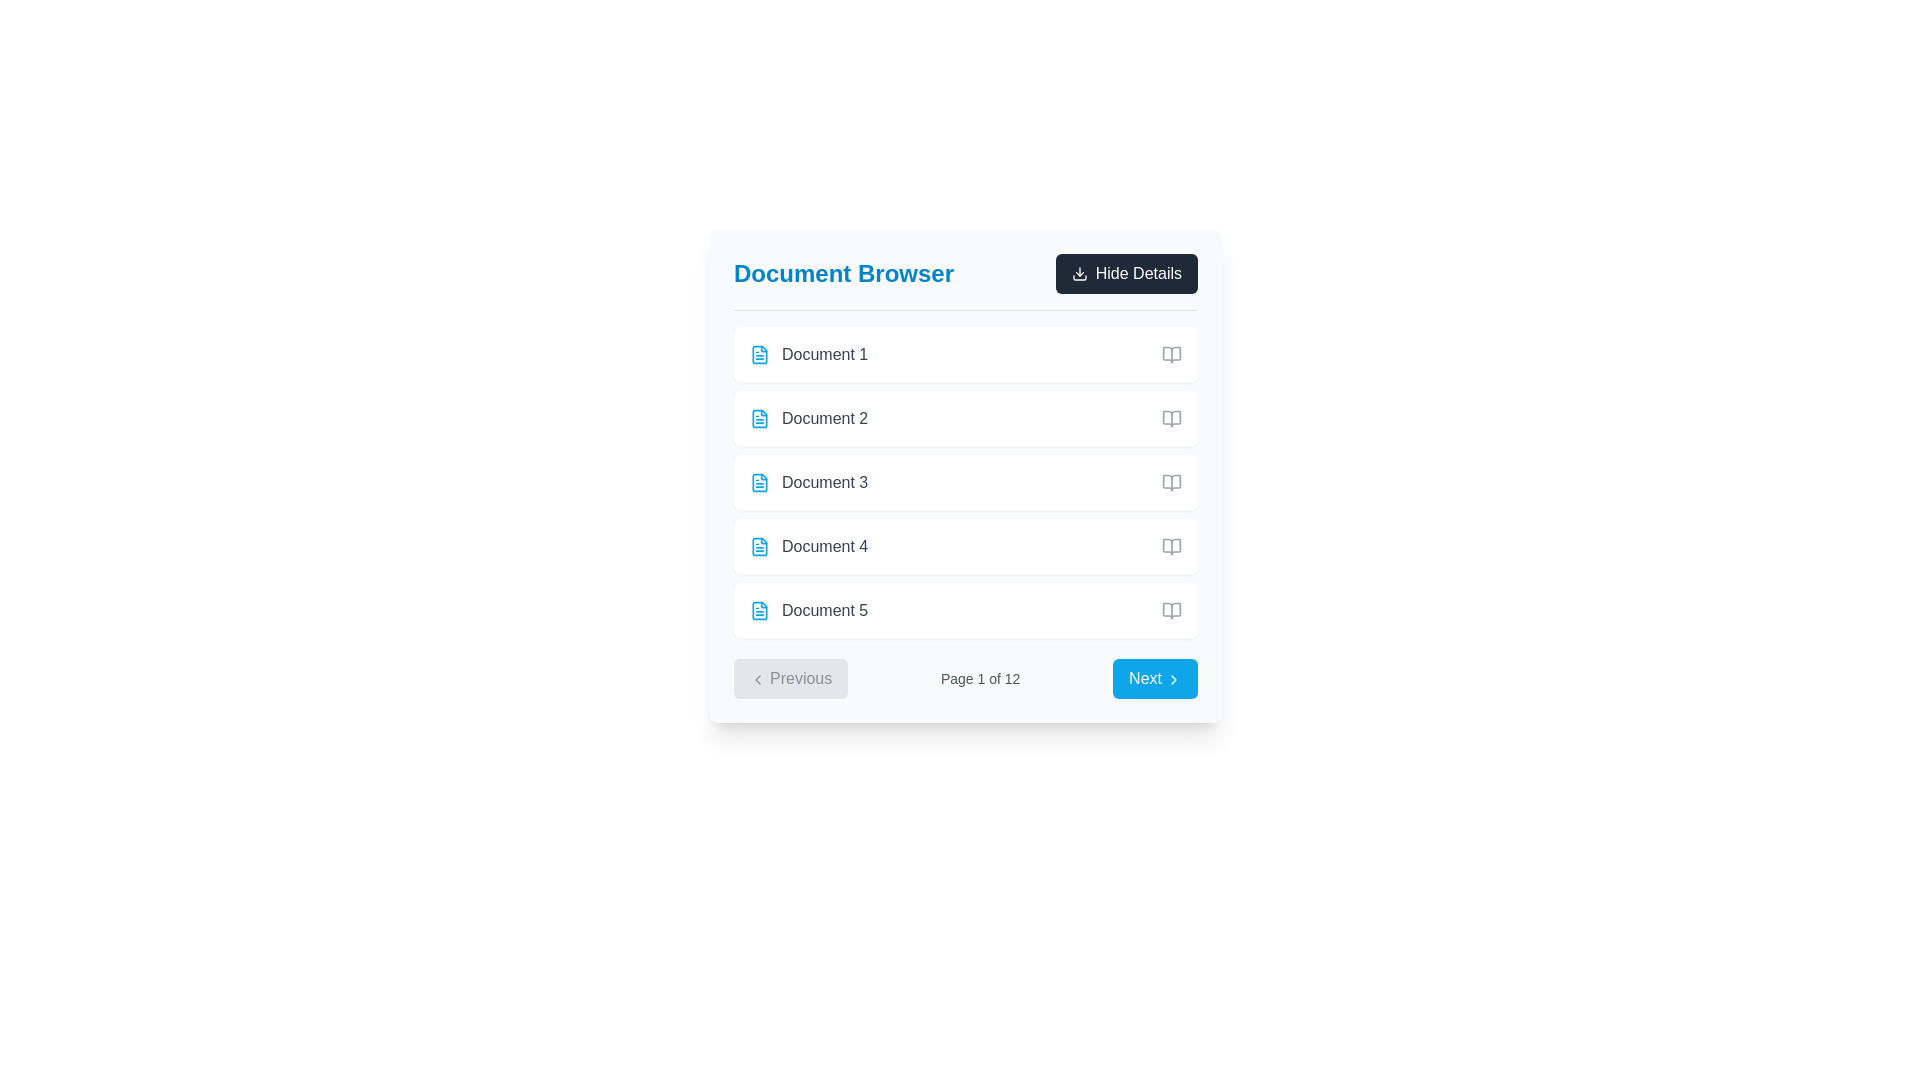 This screenshot has height=1080, width=1920. What do you see at coordinates (825, 418) in the screenshot?
I see `the text label displaying 'Document 2', which is styled in gray and located next to a blue file icon in a vertical list of file entries` at bounding box center [825, 418].